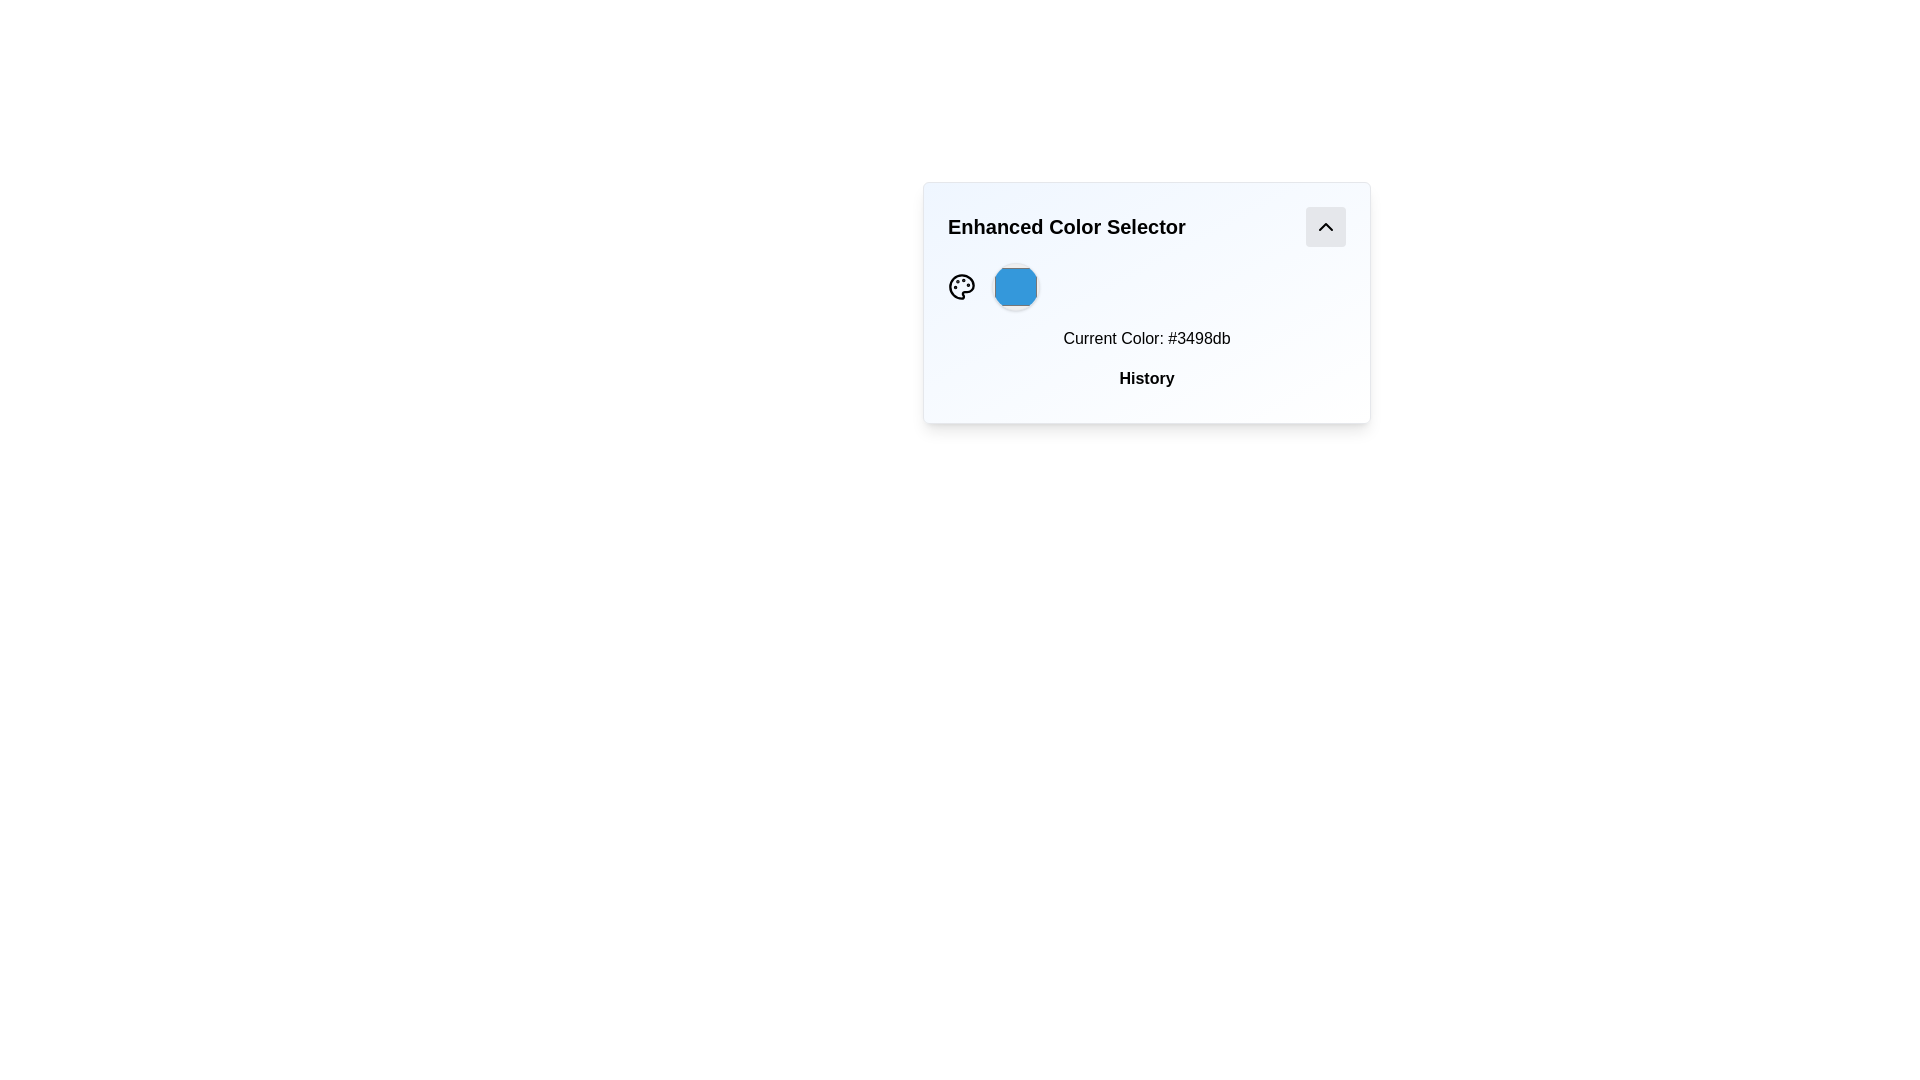 This screenshot has width=1920, height=1080. I want to click on the toggle button located at the top-right corner of the 'Enhanced Color Selector' card, so click(1325, 226).